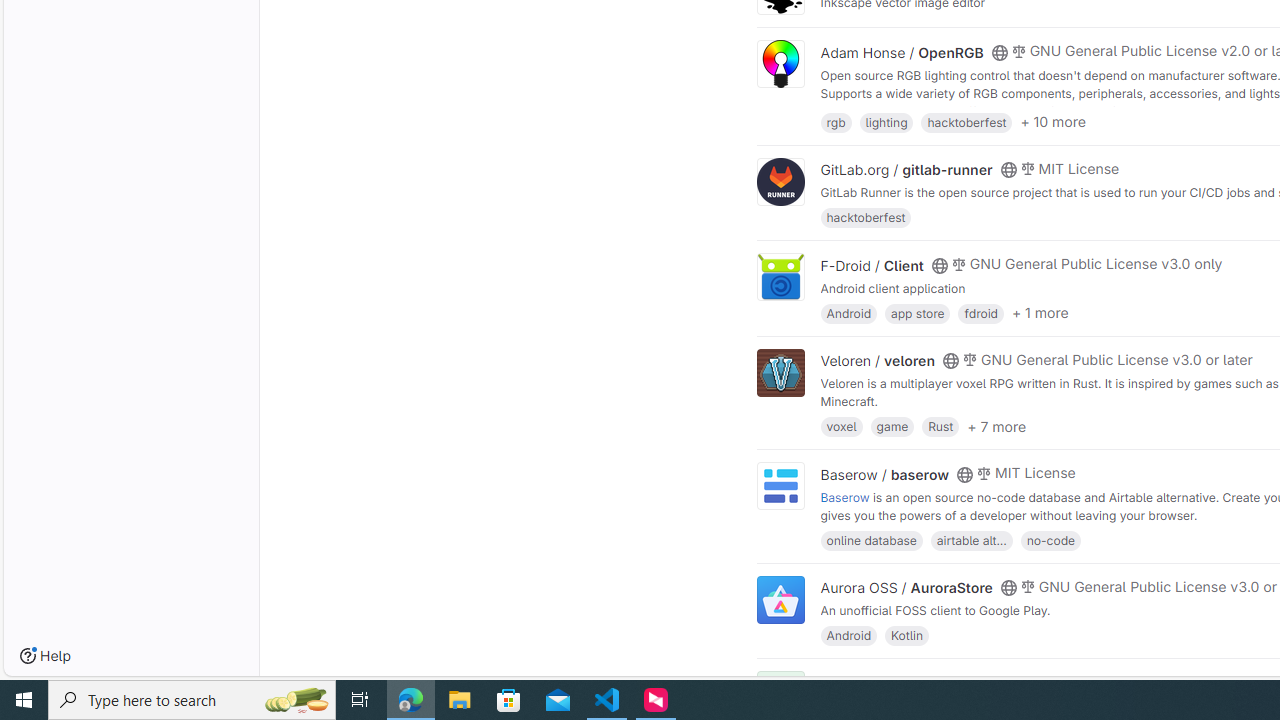  What do you see at coordinates (905, 586) in the screenshot?
I see `'Aurora OSS / AuroraStore'` at bounding box center [905, 586].